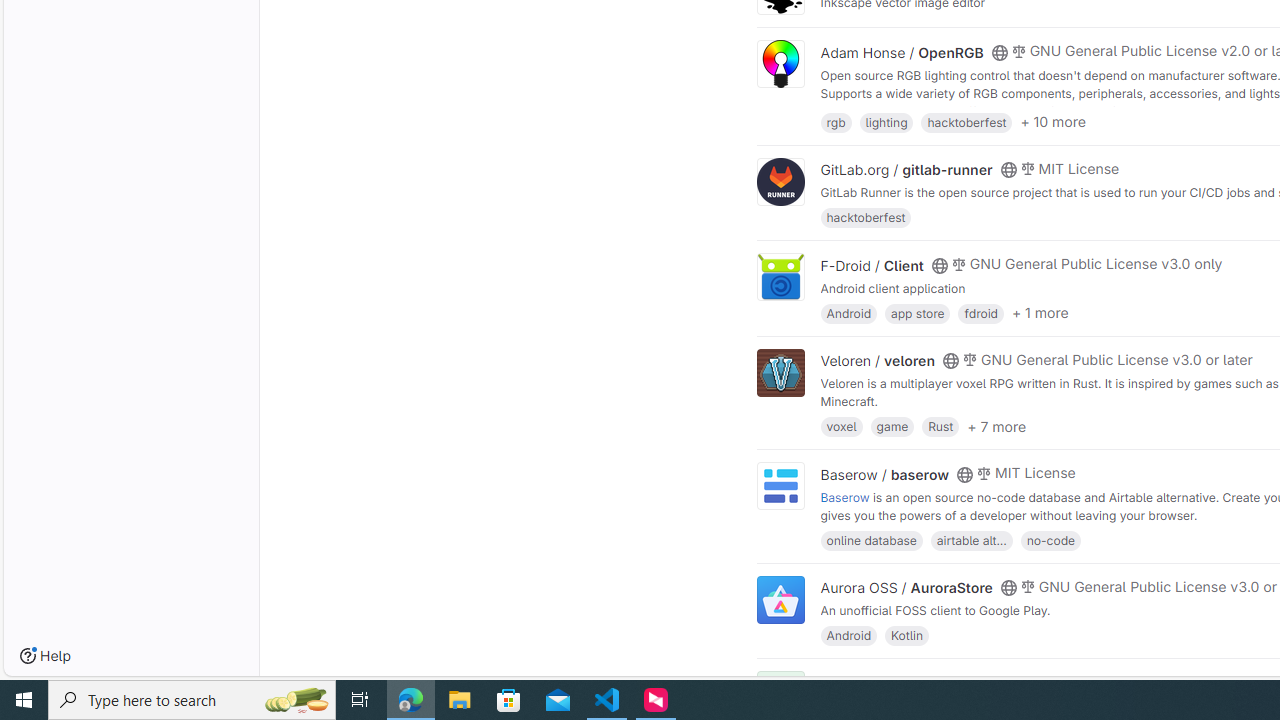  What do you see at coordinates (905, 586) in the screenshot?
I see `'Aurora OSS / AuroraStore'` at bounding box center [905, 586].